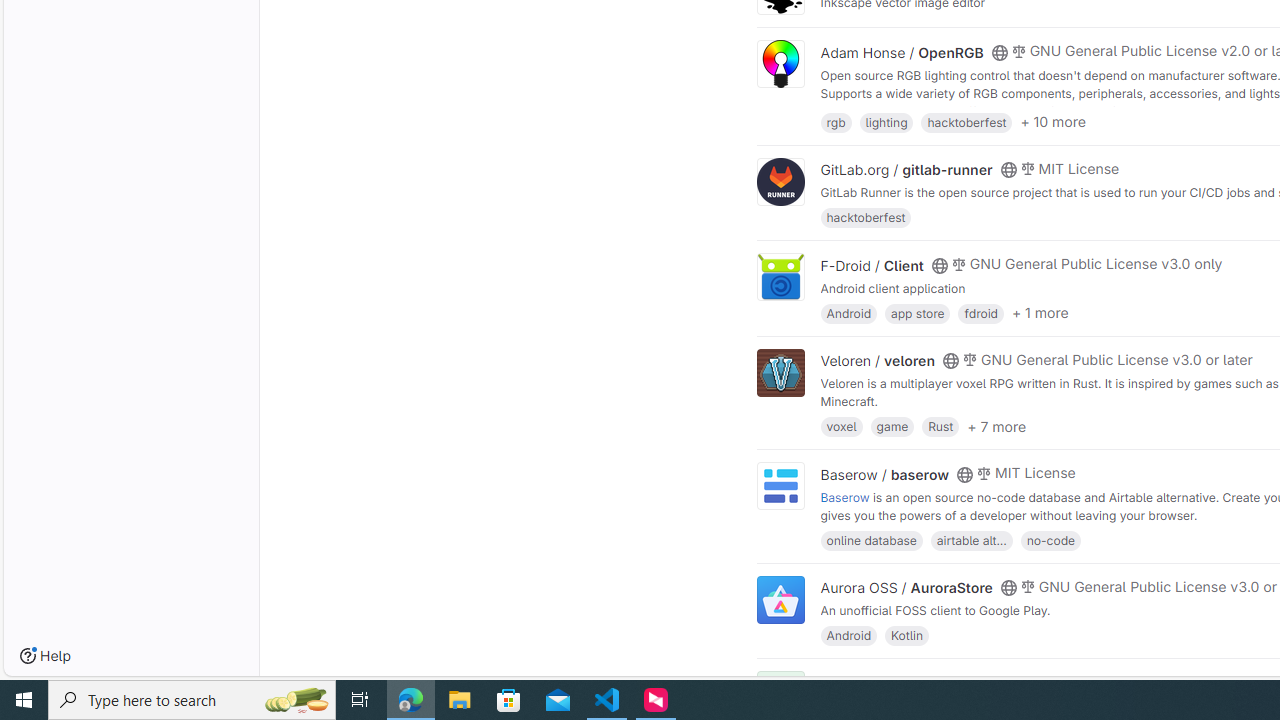  What do you see at coordinates (905, 586) in the screenshot?
I see `'Aurora OSS / AuroraStore'` at bounding box center [905, 586].